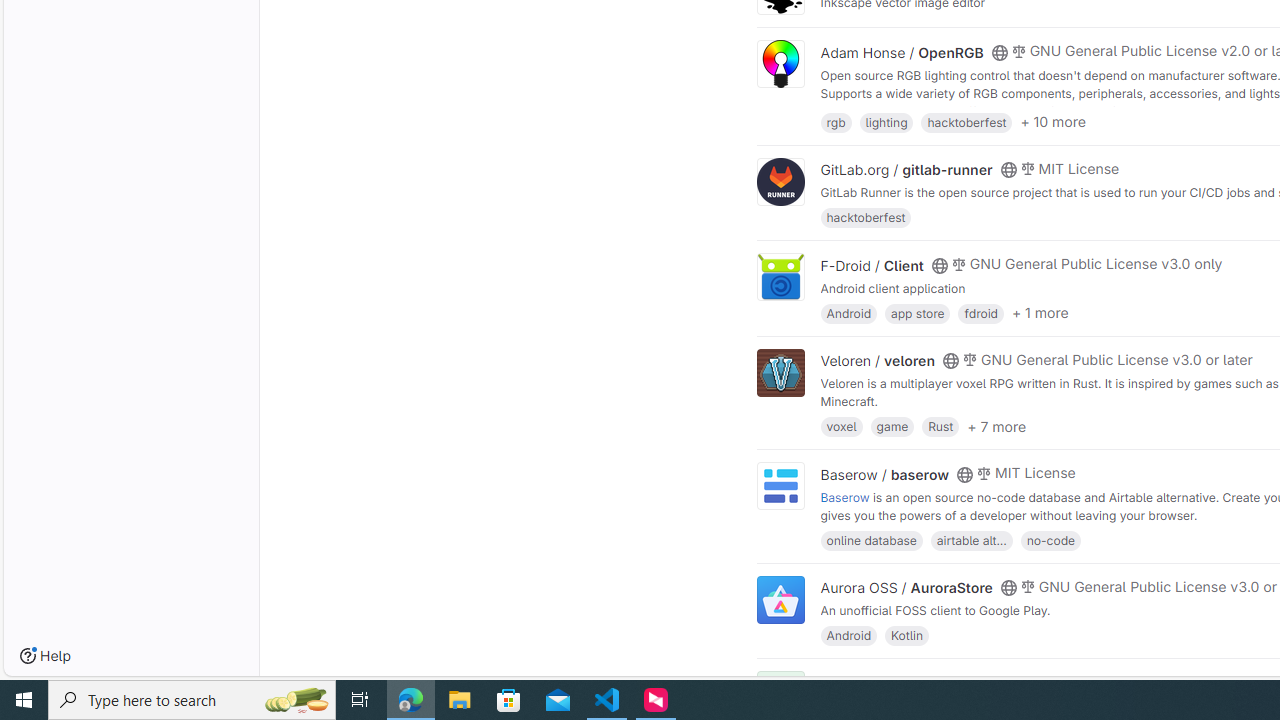  What do you see at coordinates (905, 586) in the screenshot?
I see `'Aurora OSS / AuroraStore'` at bounding box center [905, 586].